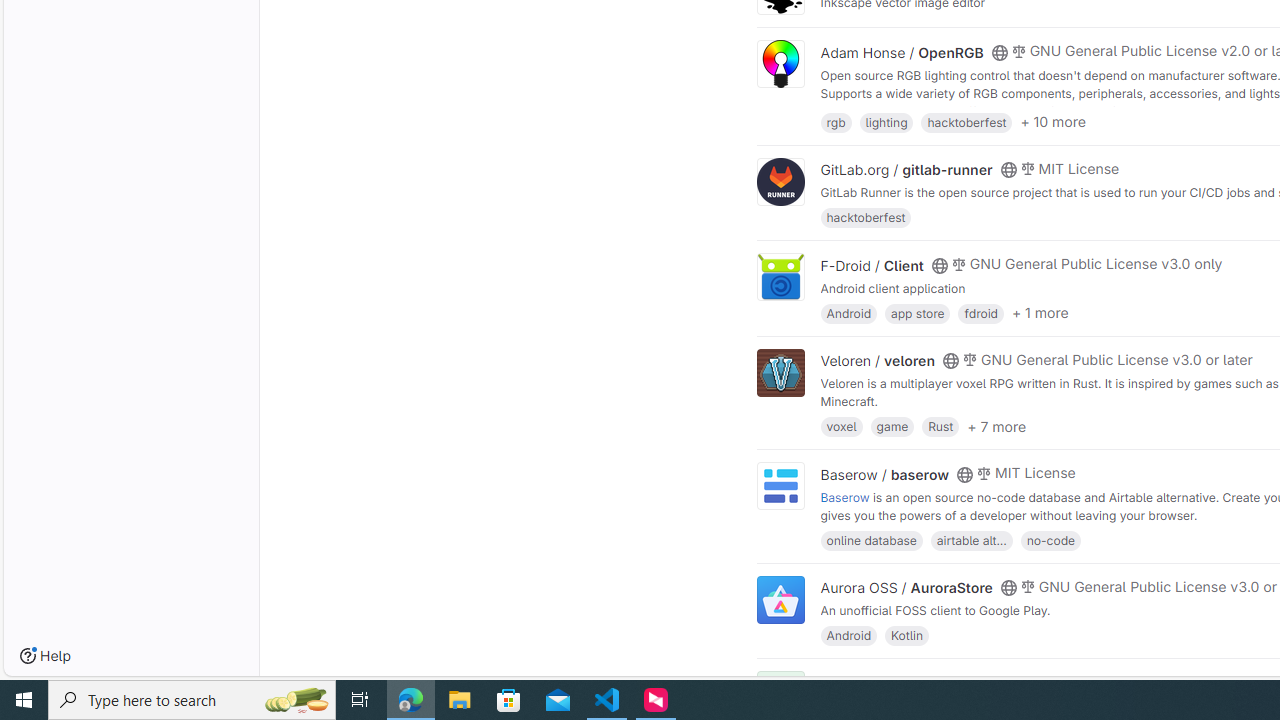  What do you see at coordinates (905, 586) in the screenshot?
I see `'Aurora OSS / AuroraStore'` at bounding box center [905, 586].